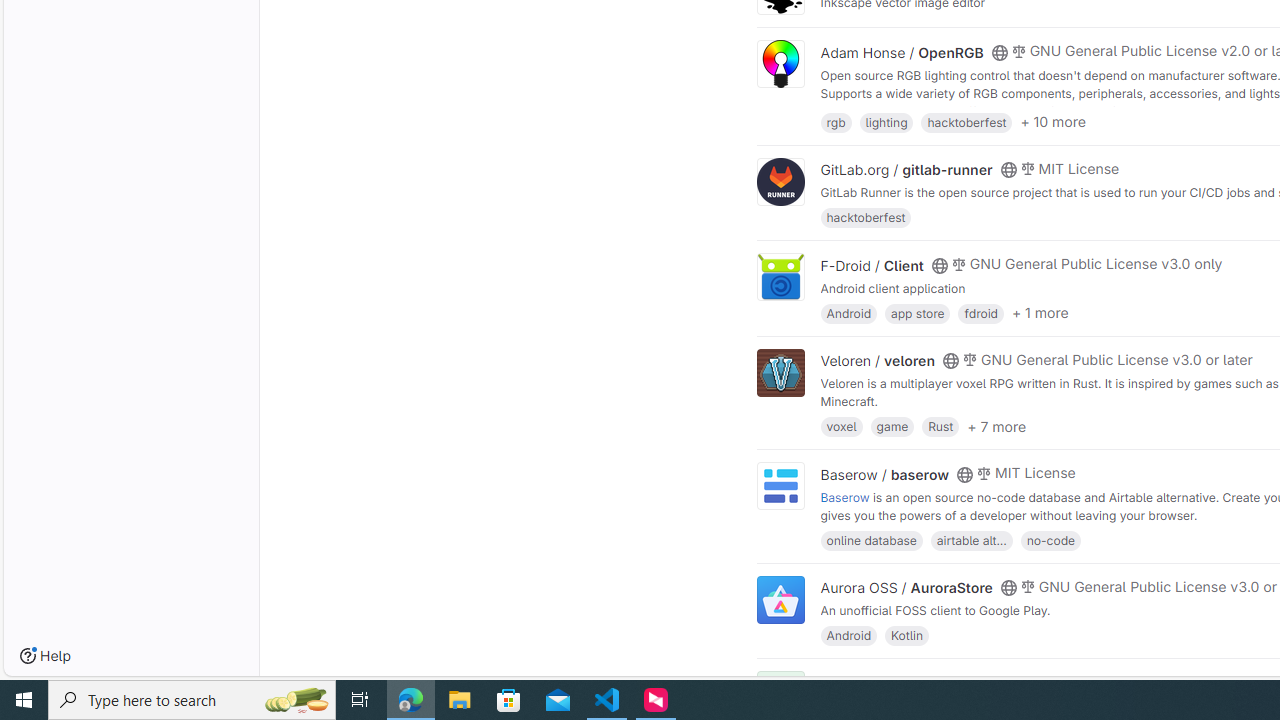  What do you see at coordinates (905, 586) in the screenshot?
I see `'Aurora OSS / AuroraStore'` at bounding box center [905, 586].